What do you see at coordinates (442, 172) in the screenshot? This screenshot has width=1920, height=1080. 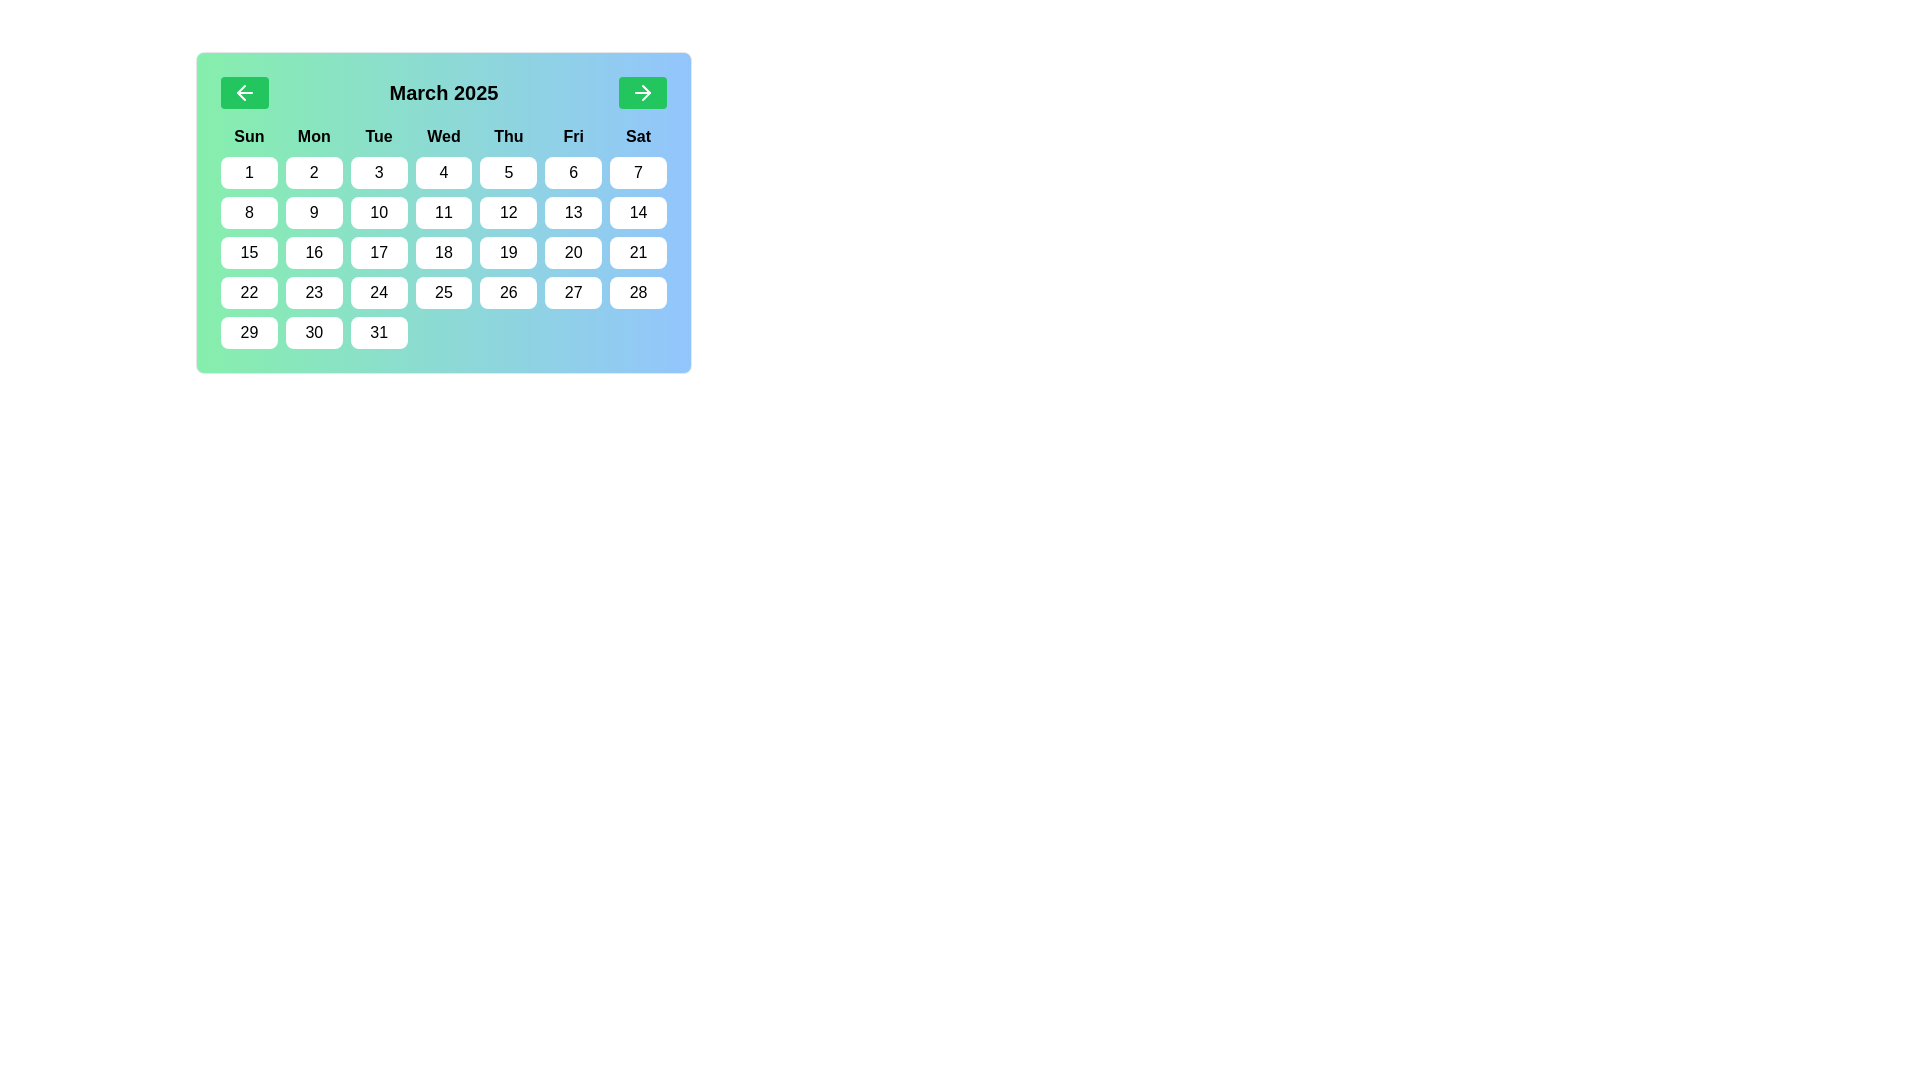 I see `the small rectangular button with rounded corners displaying the number '4' in black, located in the first row of date buttons under the column labeled 'Wed'` at bounding box center [442, 172].